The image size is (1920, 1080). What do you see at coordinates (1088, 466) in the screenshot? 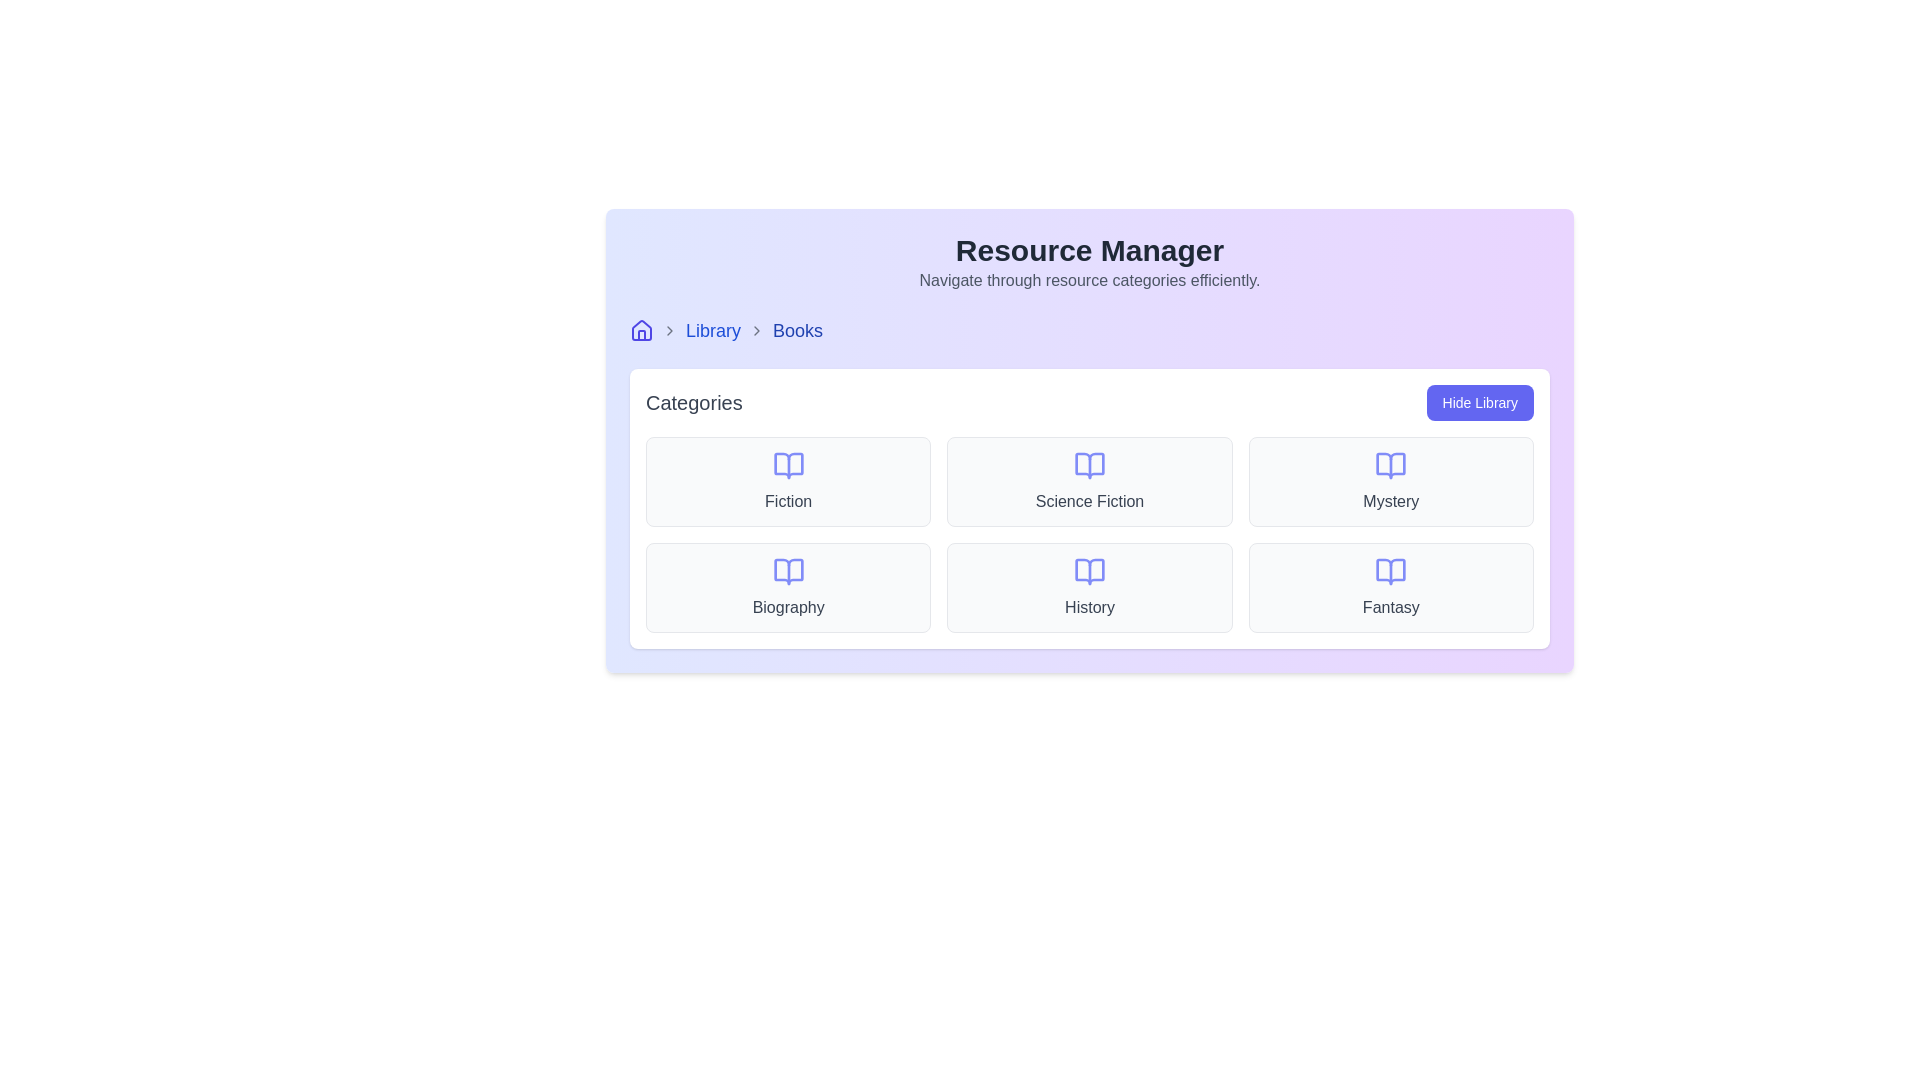
I see `the graphical icon shaped like an open book, which is the second icon in the 'Science Fiction' category card, centrally located in the top row of the categories grid` at bounding box center [1088, 466].